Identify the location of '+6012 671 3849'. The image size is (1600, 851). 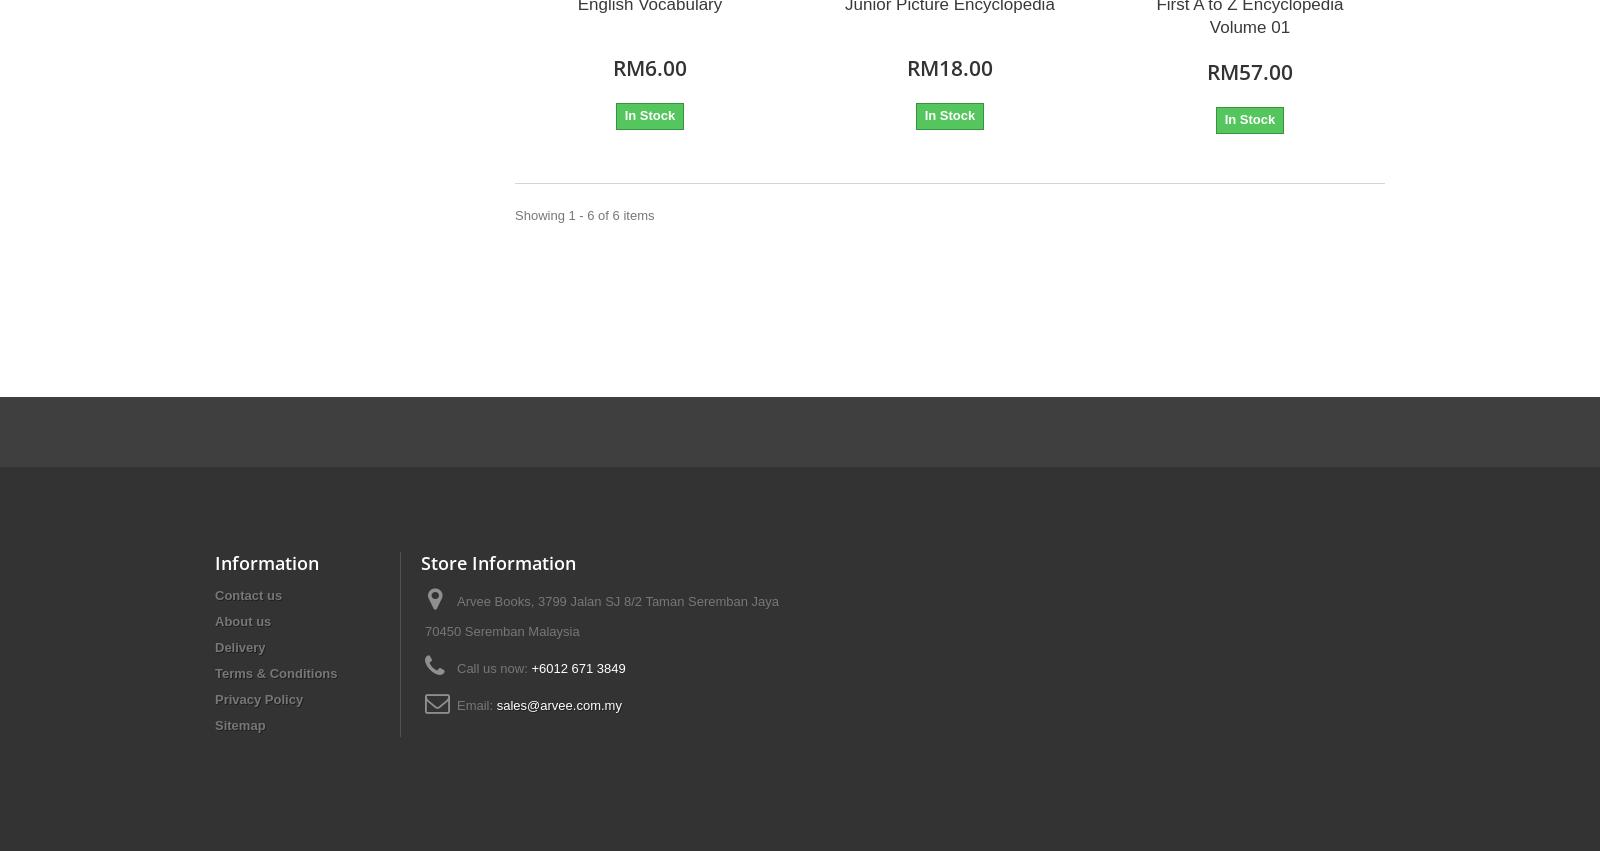
(576, 667).